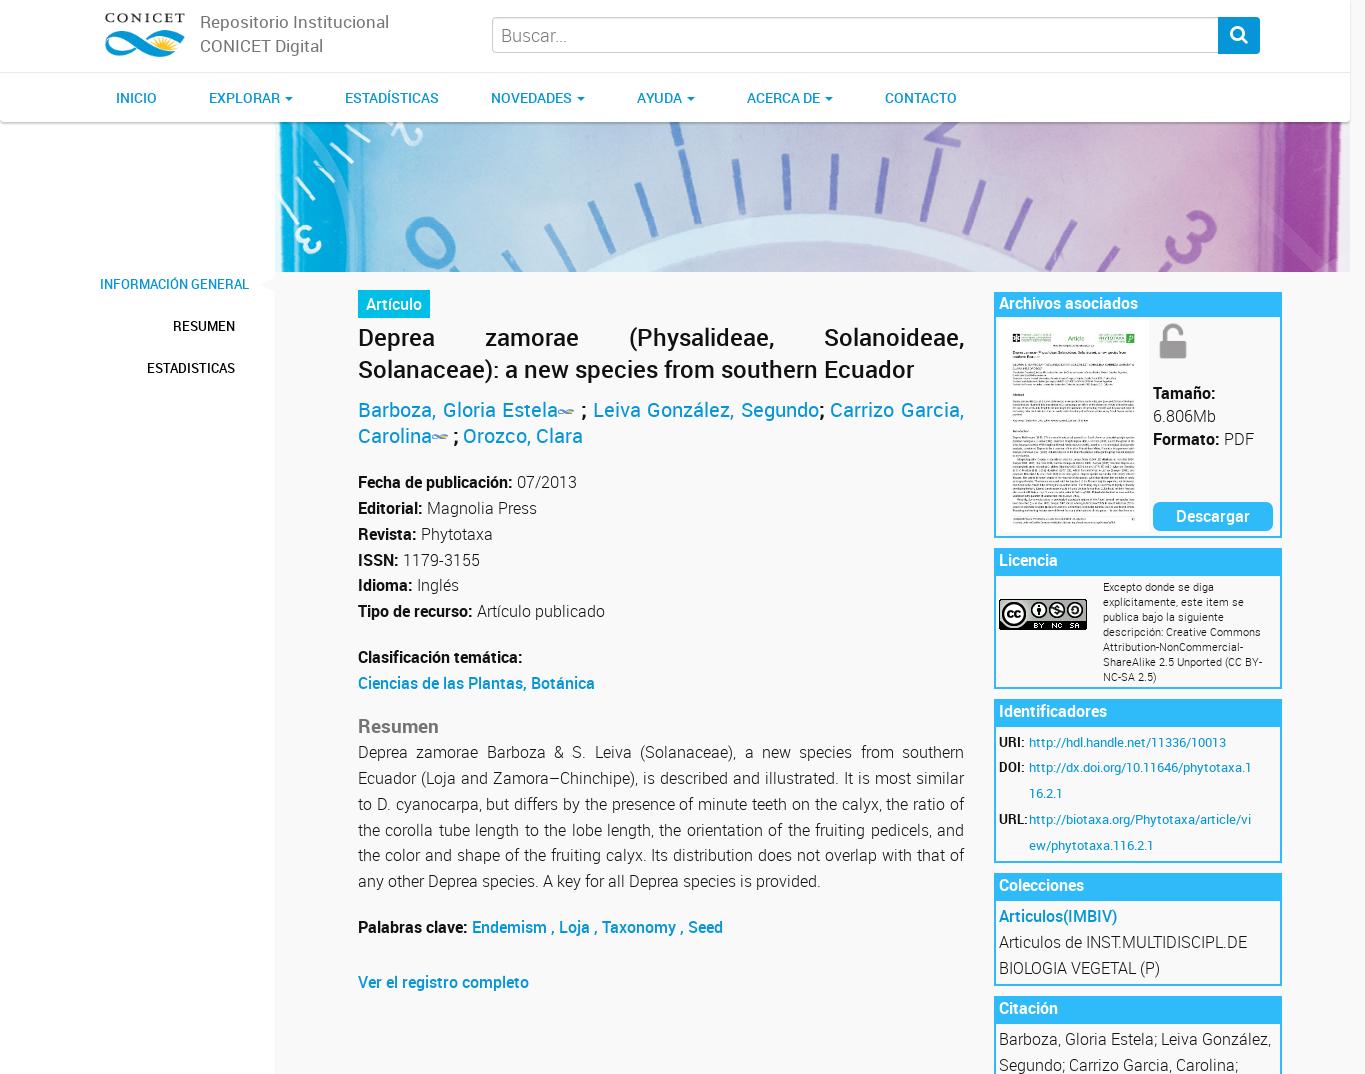 The image size is (1365, 1074). Describe the element at coordinates (746, 97) in the screenshot. I see `'Acerca de'` at that location.